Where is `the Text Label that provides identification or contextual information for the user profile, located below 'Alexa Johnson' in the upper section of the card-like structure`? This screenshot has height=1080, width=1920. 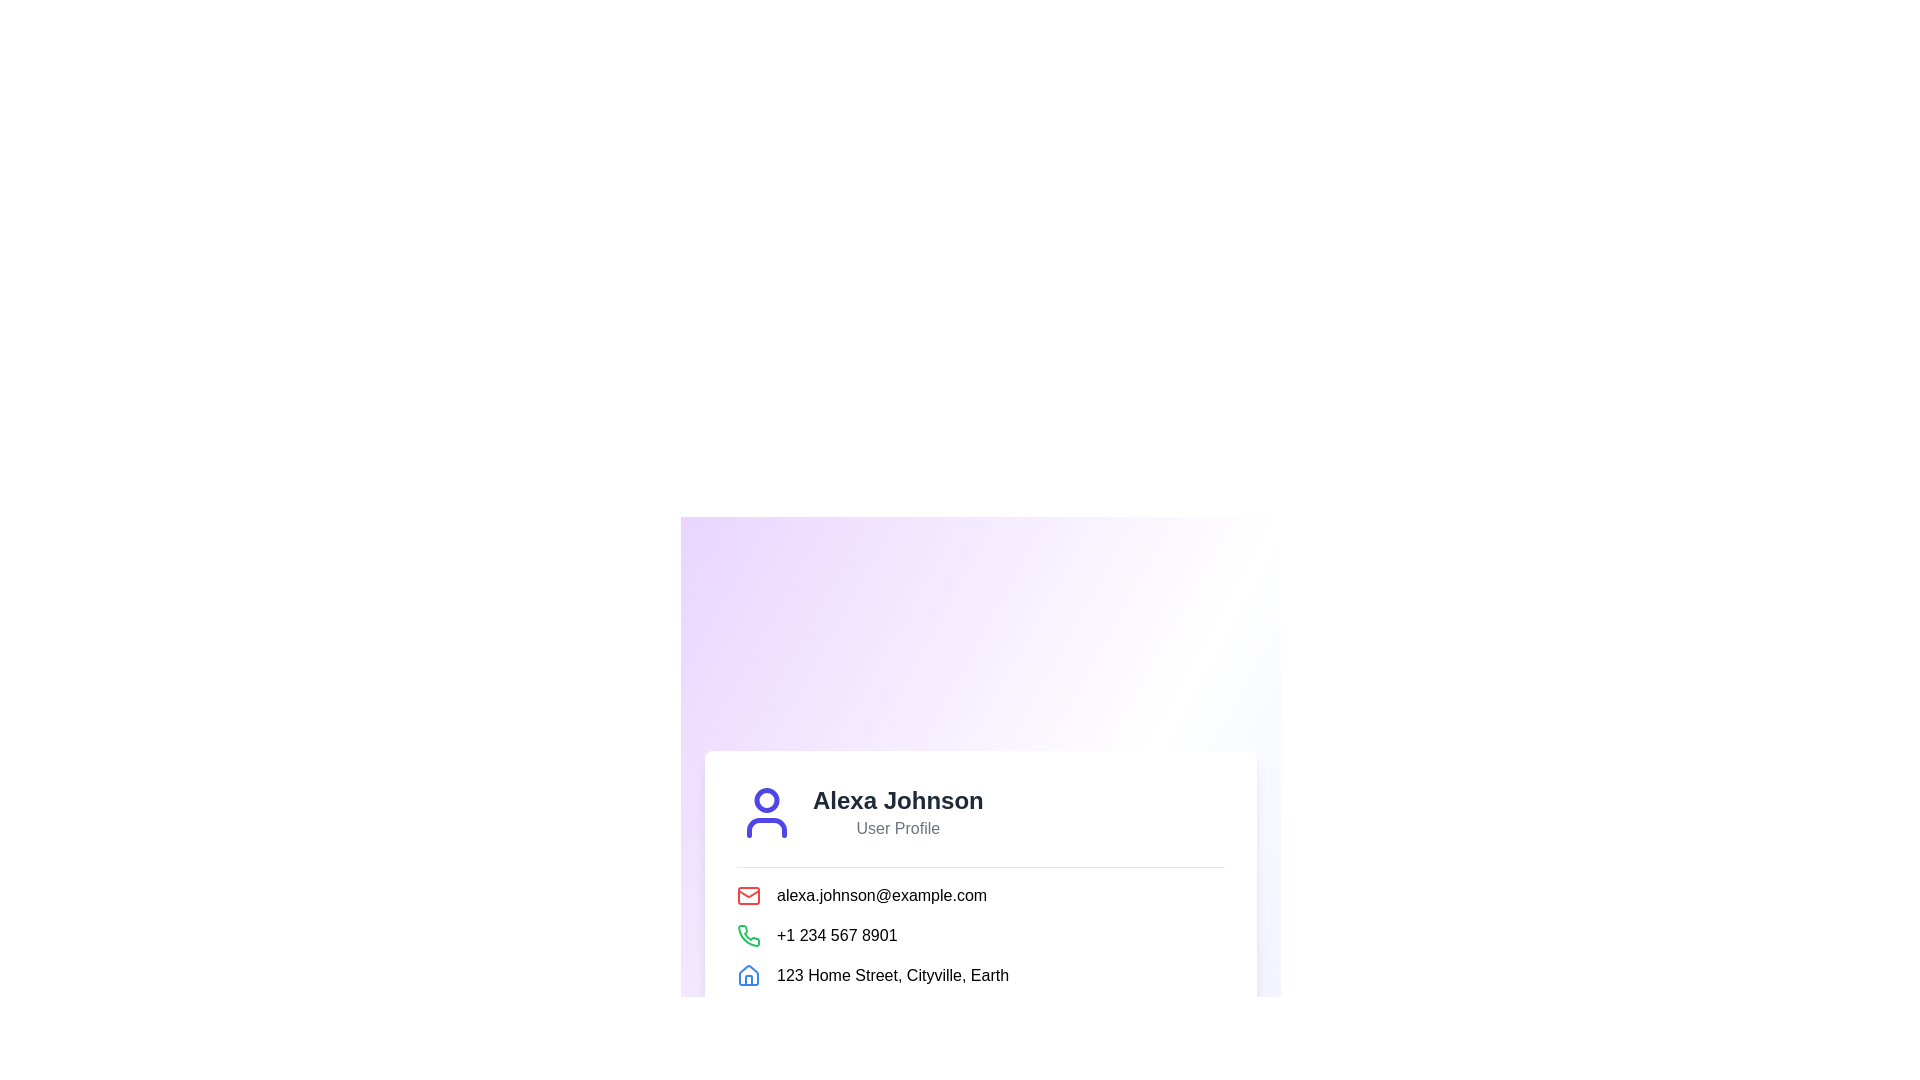
the Text Label that provides identification or contextual information for the user profile, located below 'Alexa Johnson' in the upper section of the card-like structure is located at coordinates (897, 828).